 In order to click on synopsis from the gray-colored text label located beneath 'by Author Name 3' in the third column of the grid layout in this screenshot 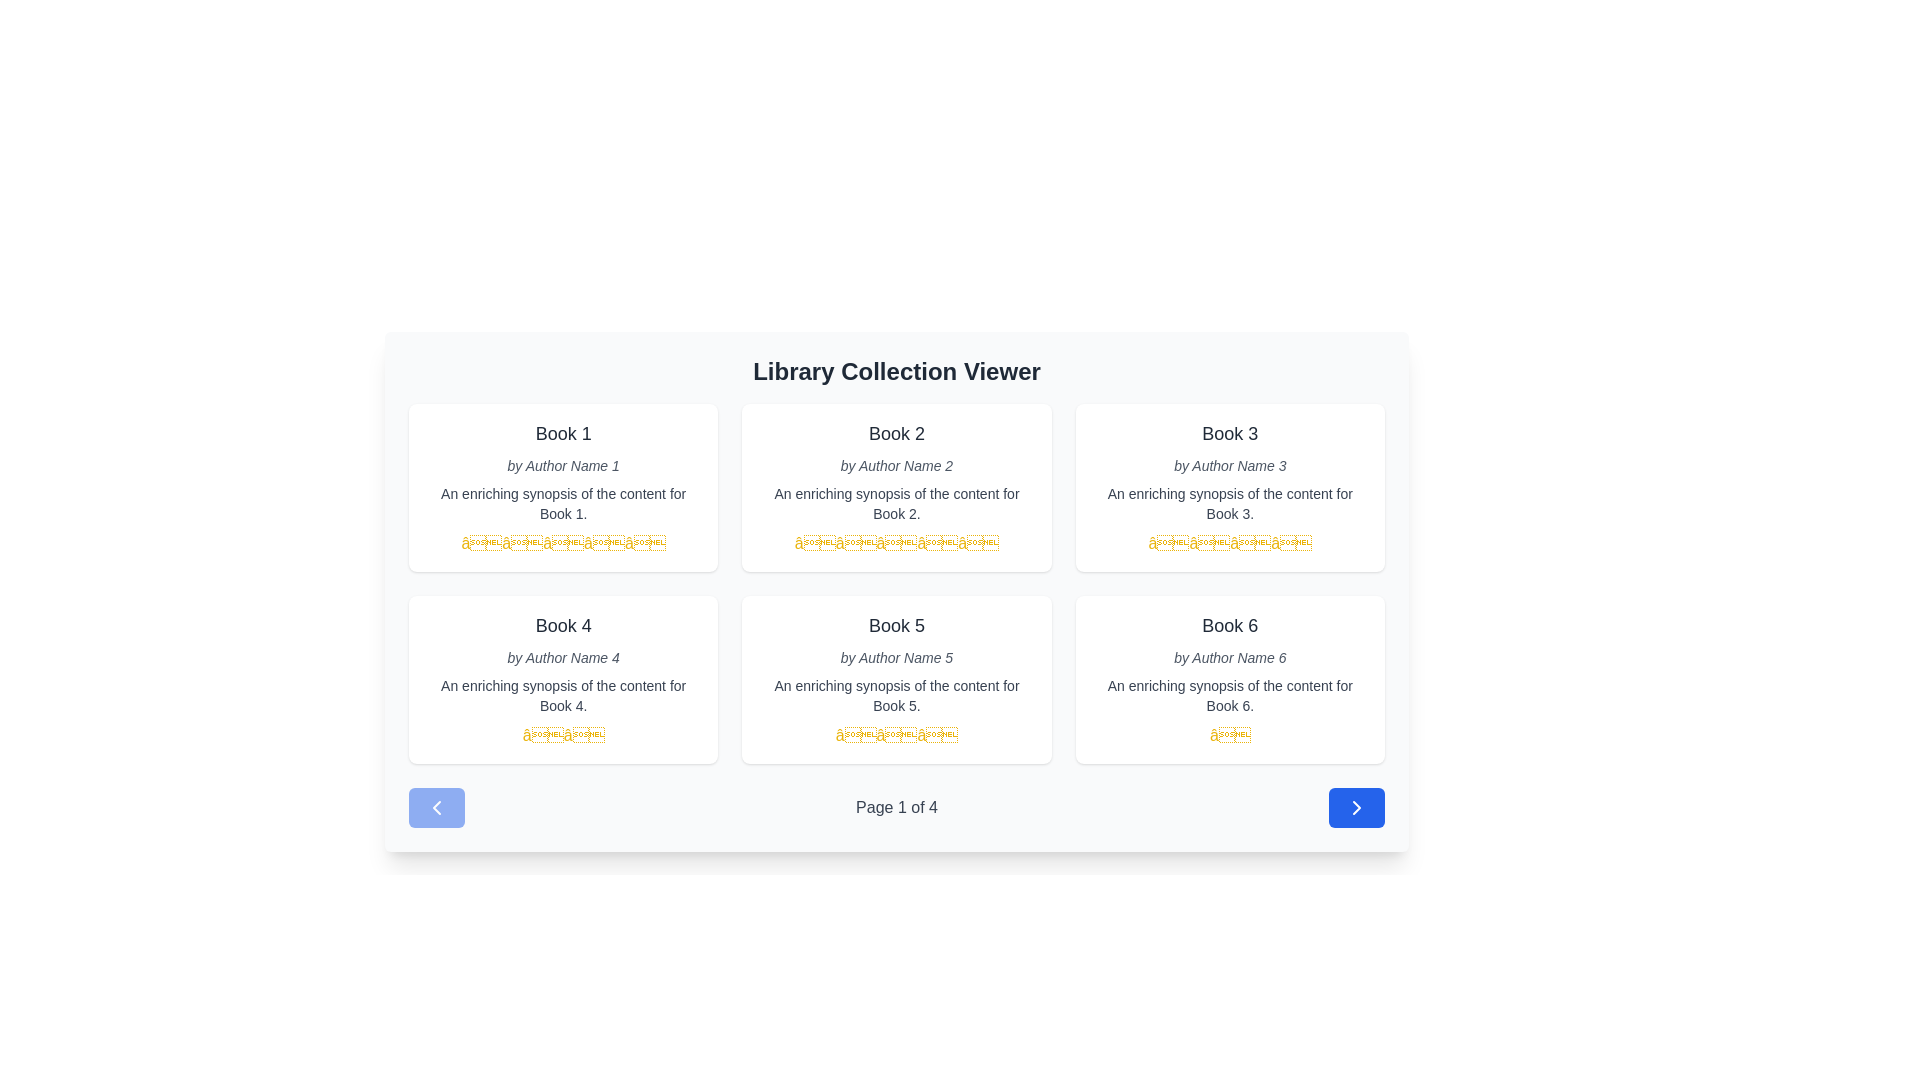, I will do `click(1229, 503)`.